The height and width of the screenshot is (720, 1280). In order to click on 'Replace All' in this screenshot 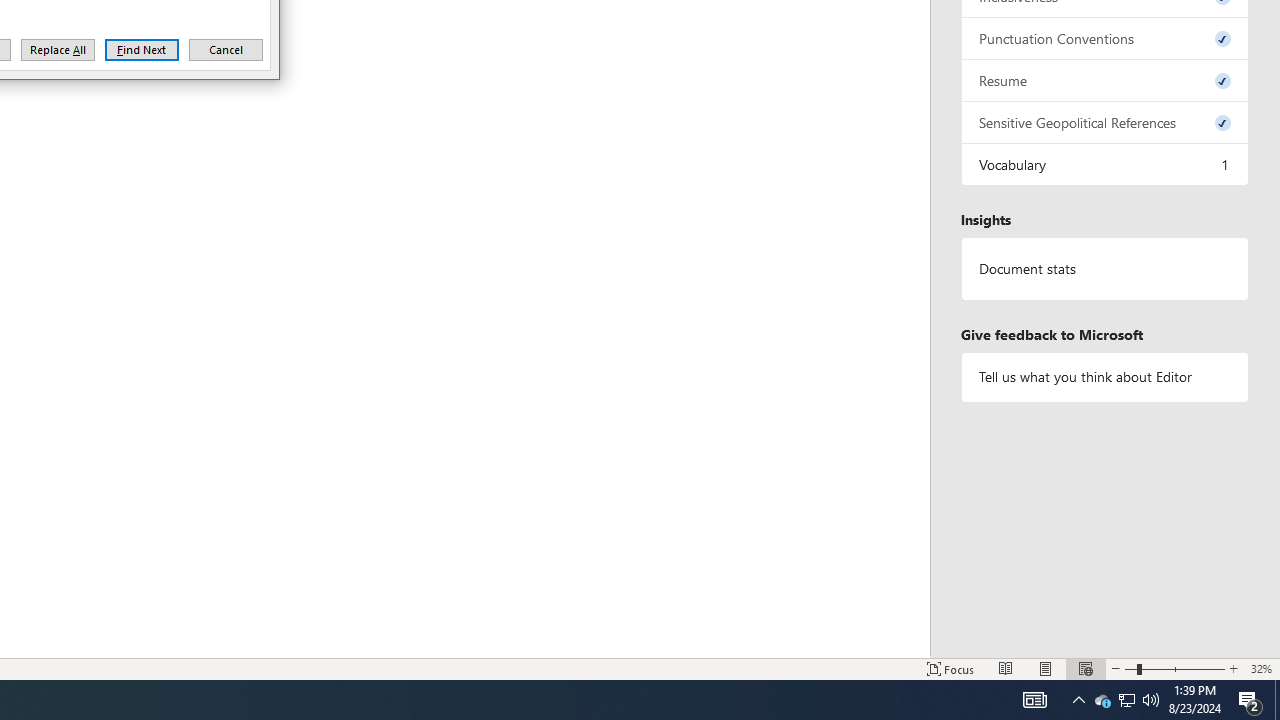, I will do `click(58, 49)`.